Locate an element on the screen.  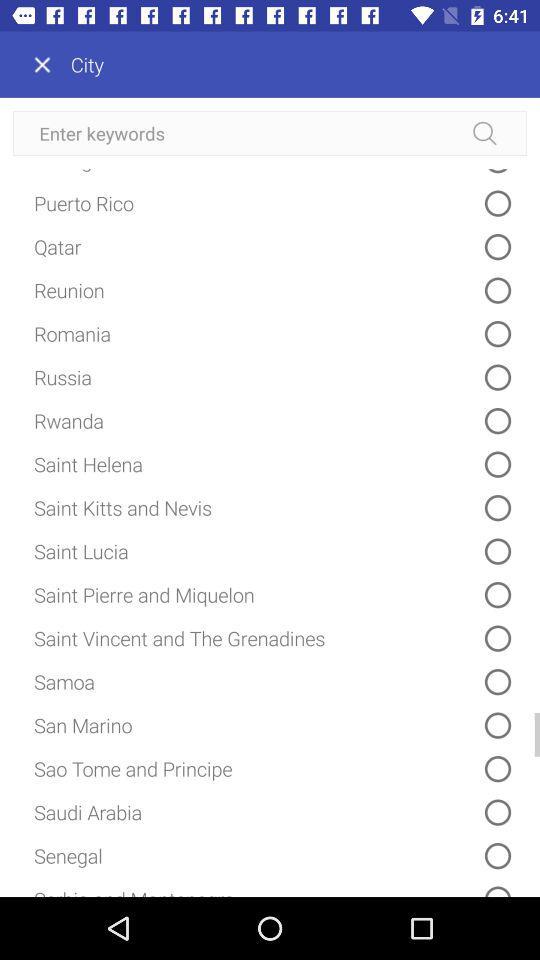
search bar is located at coordinates (270, 132).